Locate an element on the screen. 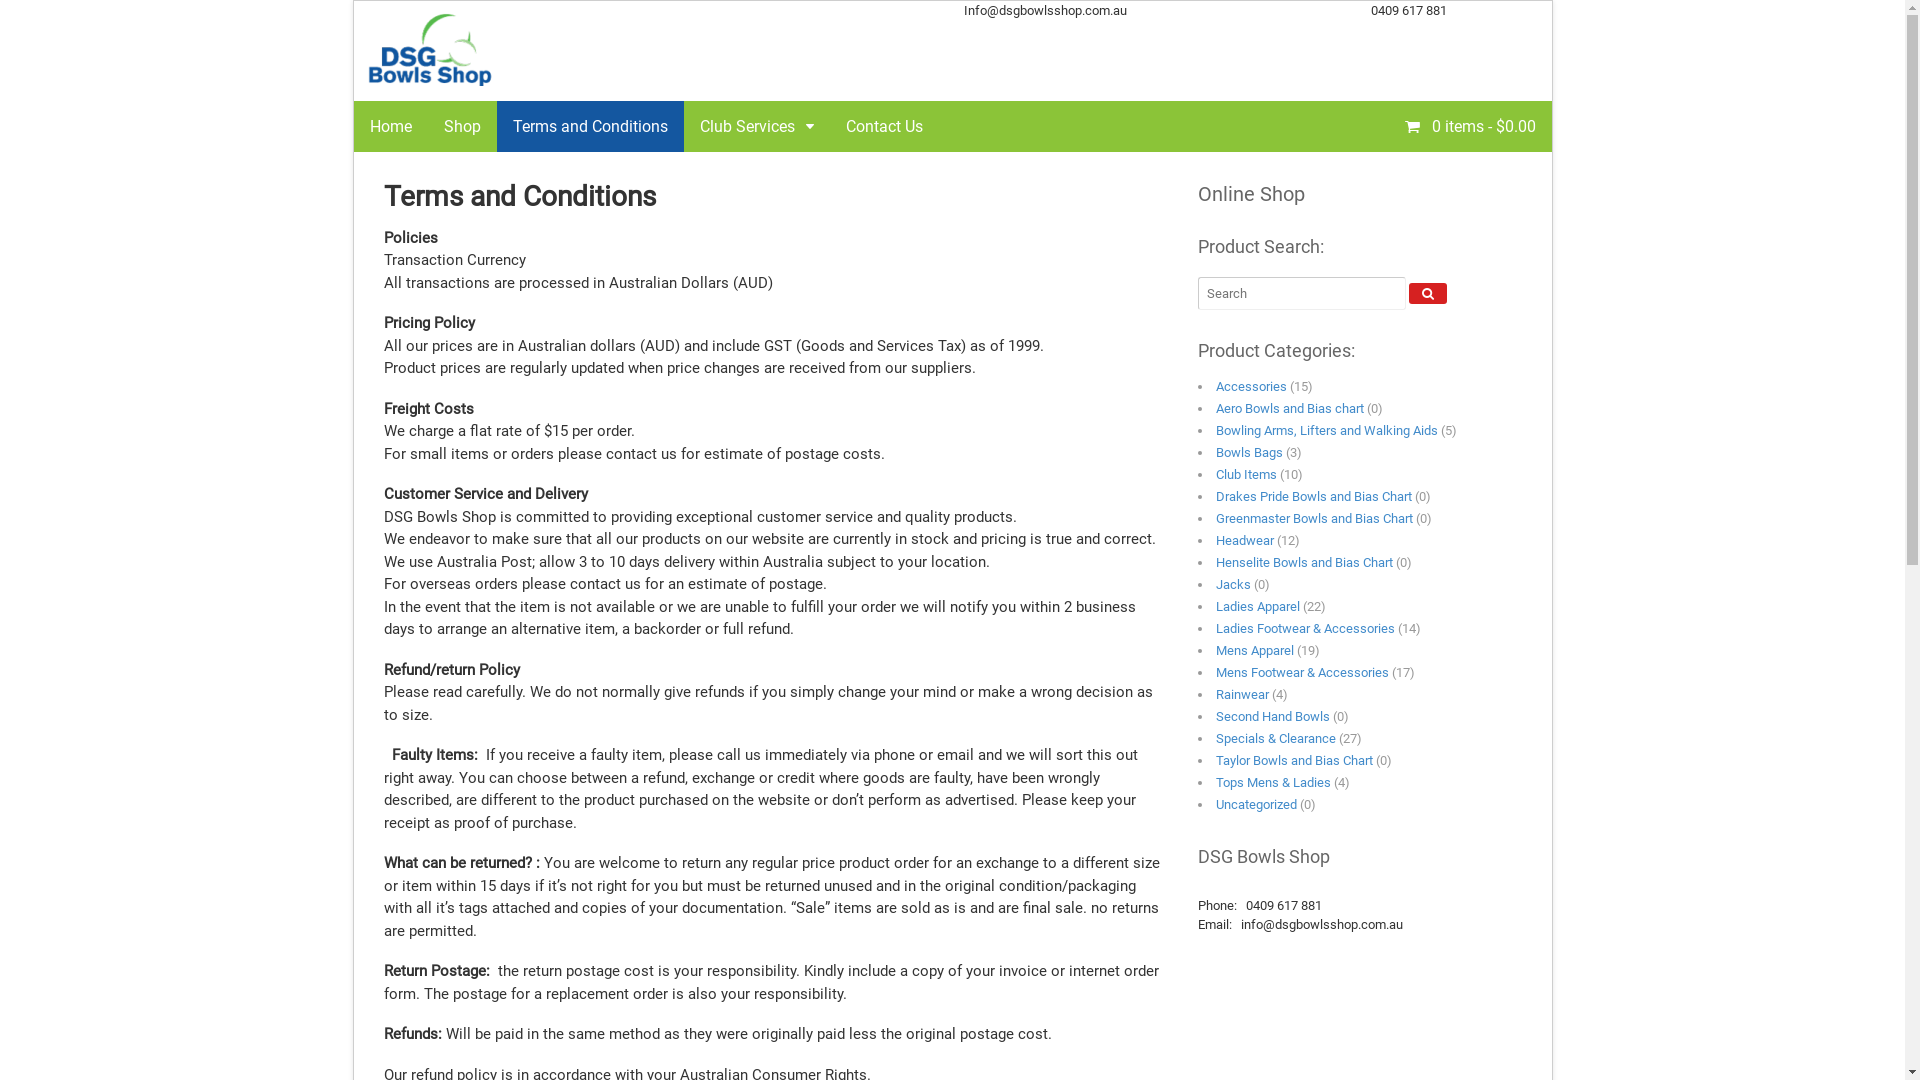  'Taylor Bowls and Bias Chart' is located at coordinates (1294, 760).